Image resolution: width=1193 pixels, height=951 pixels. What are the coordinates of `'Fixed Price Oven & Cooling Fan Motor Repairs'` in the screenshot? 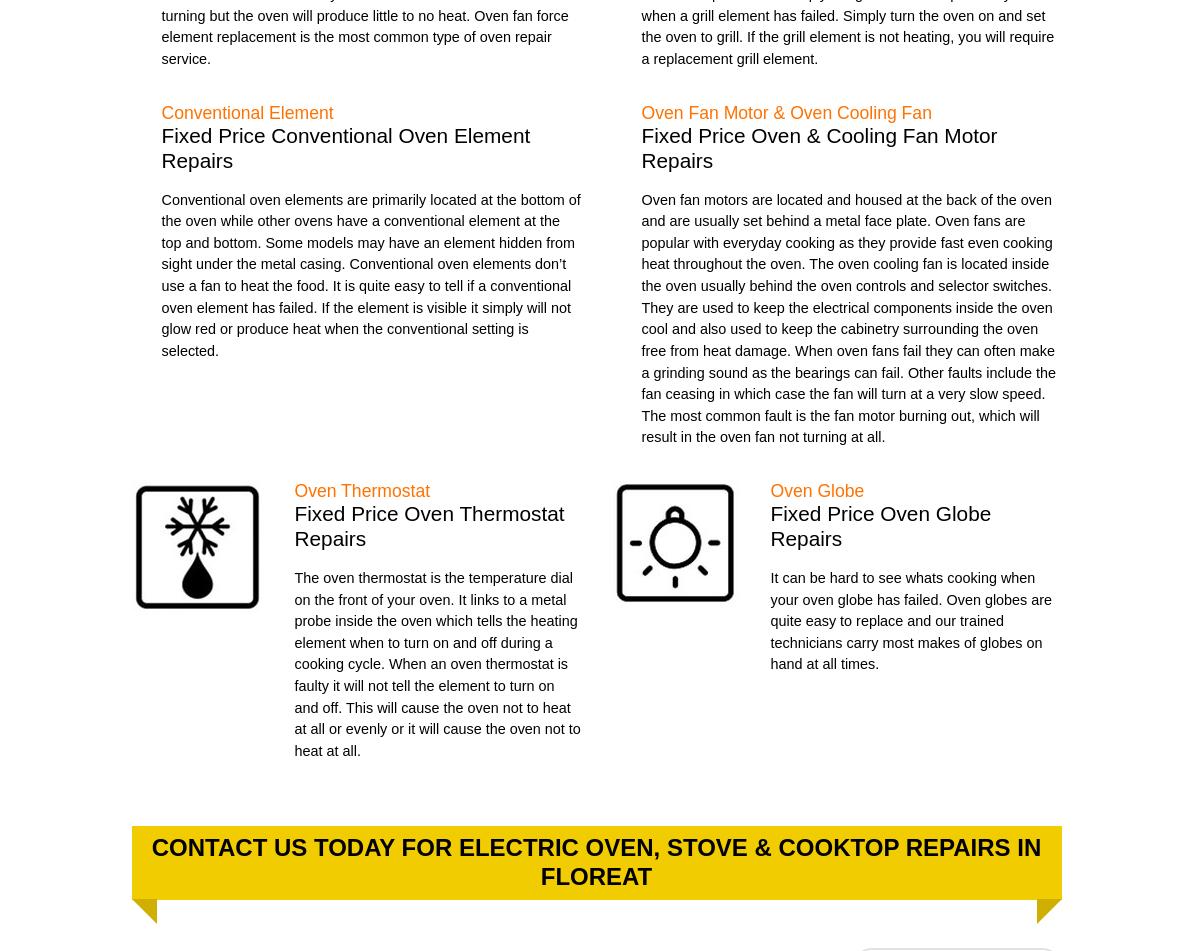 It's located at (817, 147).